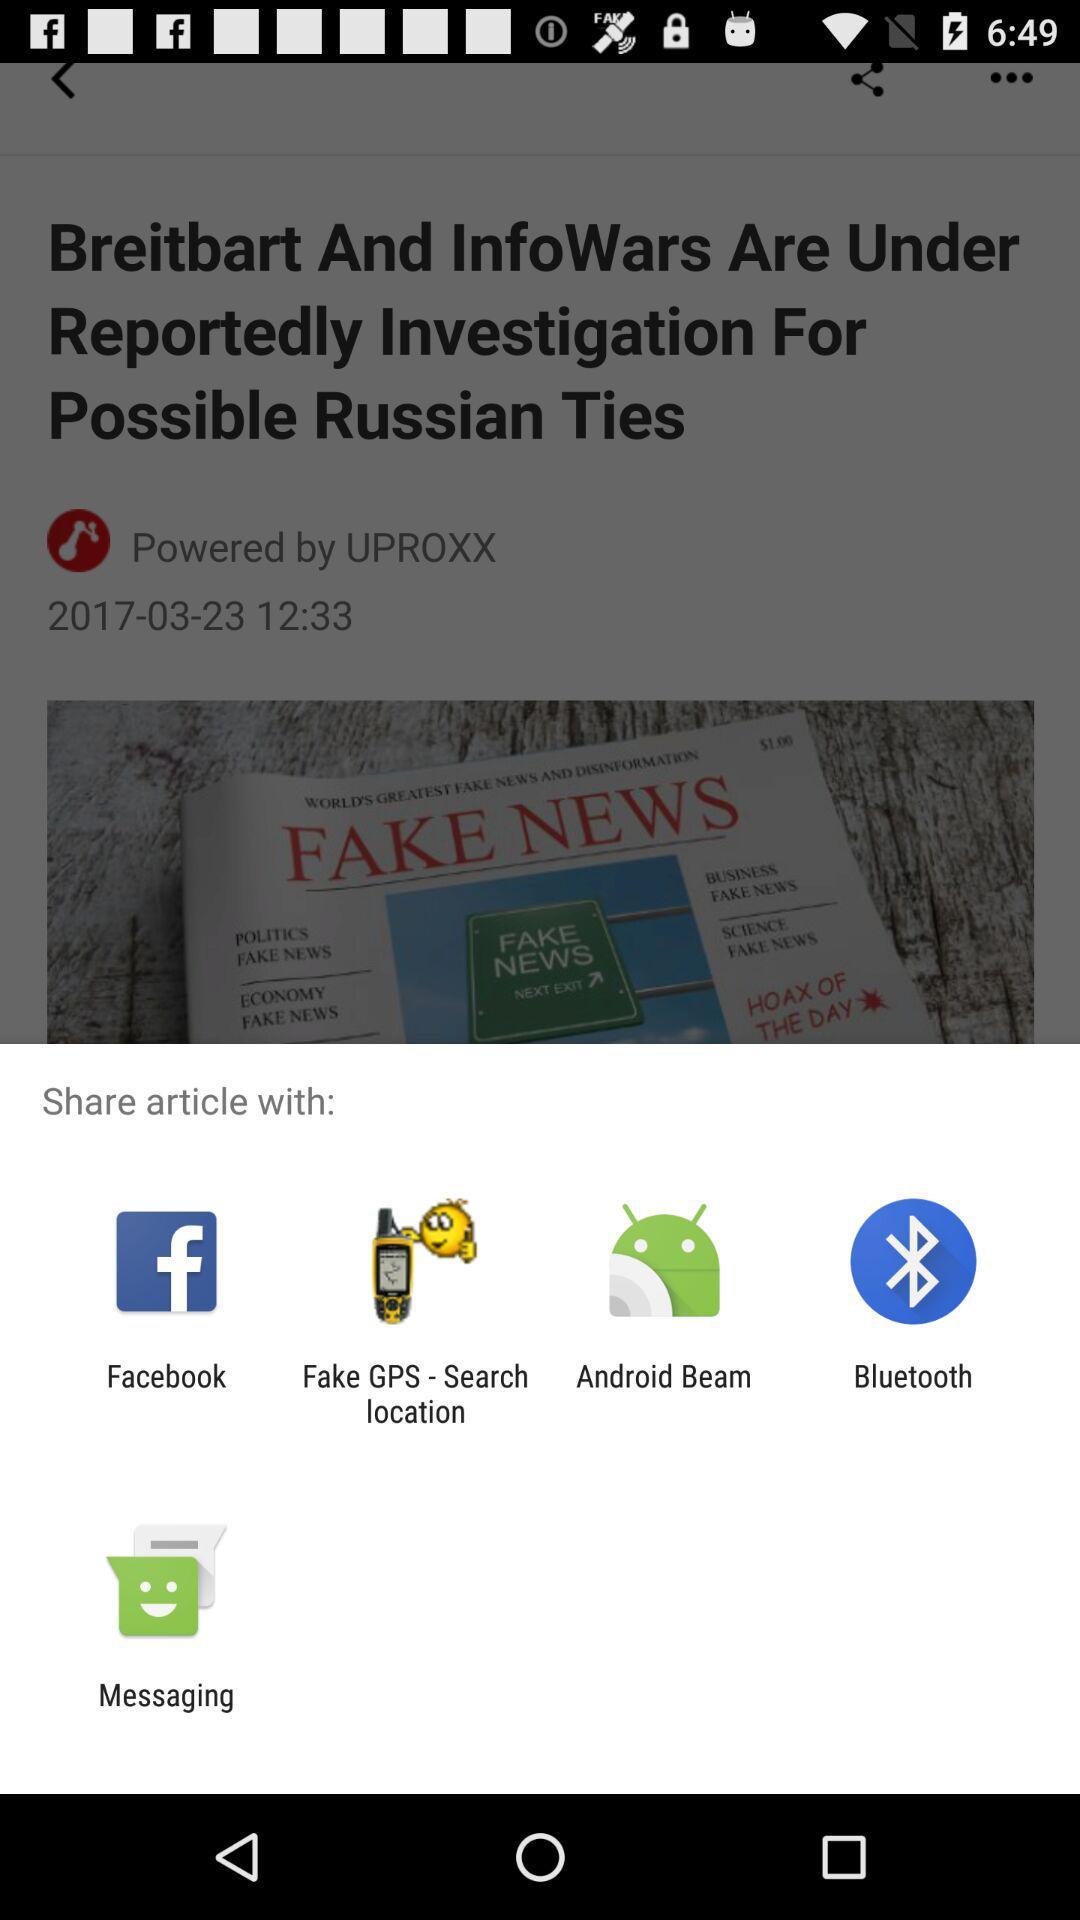 The width and height of the screenshot is (1080, 1920). Describe the element at coordinates (913, 1392) in the screenshot. I see `the item to the right of android beam icon` at that location.